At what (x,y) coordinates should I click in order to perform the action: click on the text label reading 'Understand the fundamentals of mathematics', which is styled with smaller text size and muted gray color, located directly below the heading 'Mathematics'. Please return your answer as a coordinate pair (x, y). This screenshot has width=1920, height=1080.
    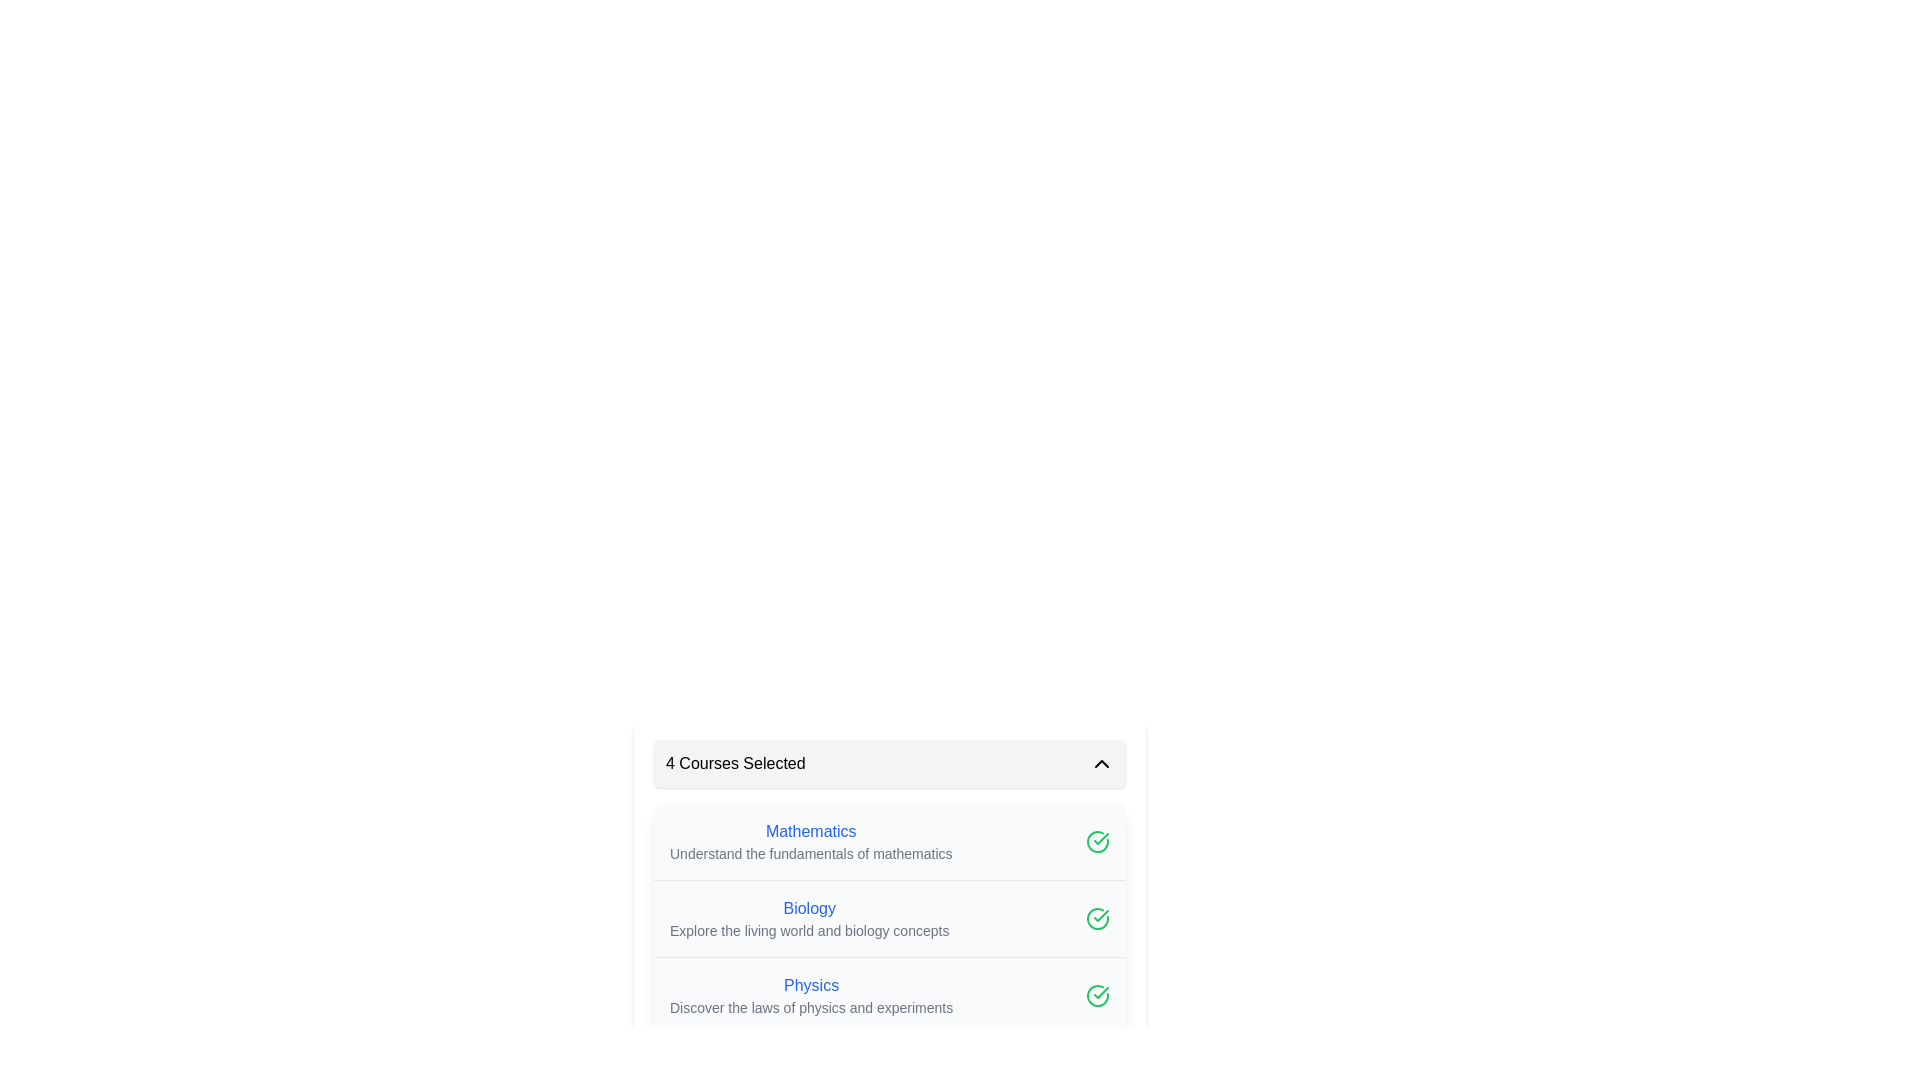
    Looking at the image, I should click on (811, 853).